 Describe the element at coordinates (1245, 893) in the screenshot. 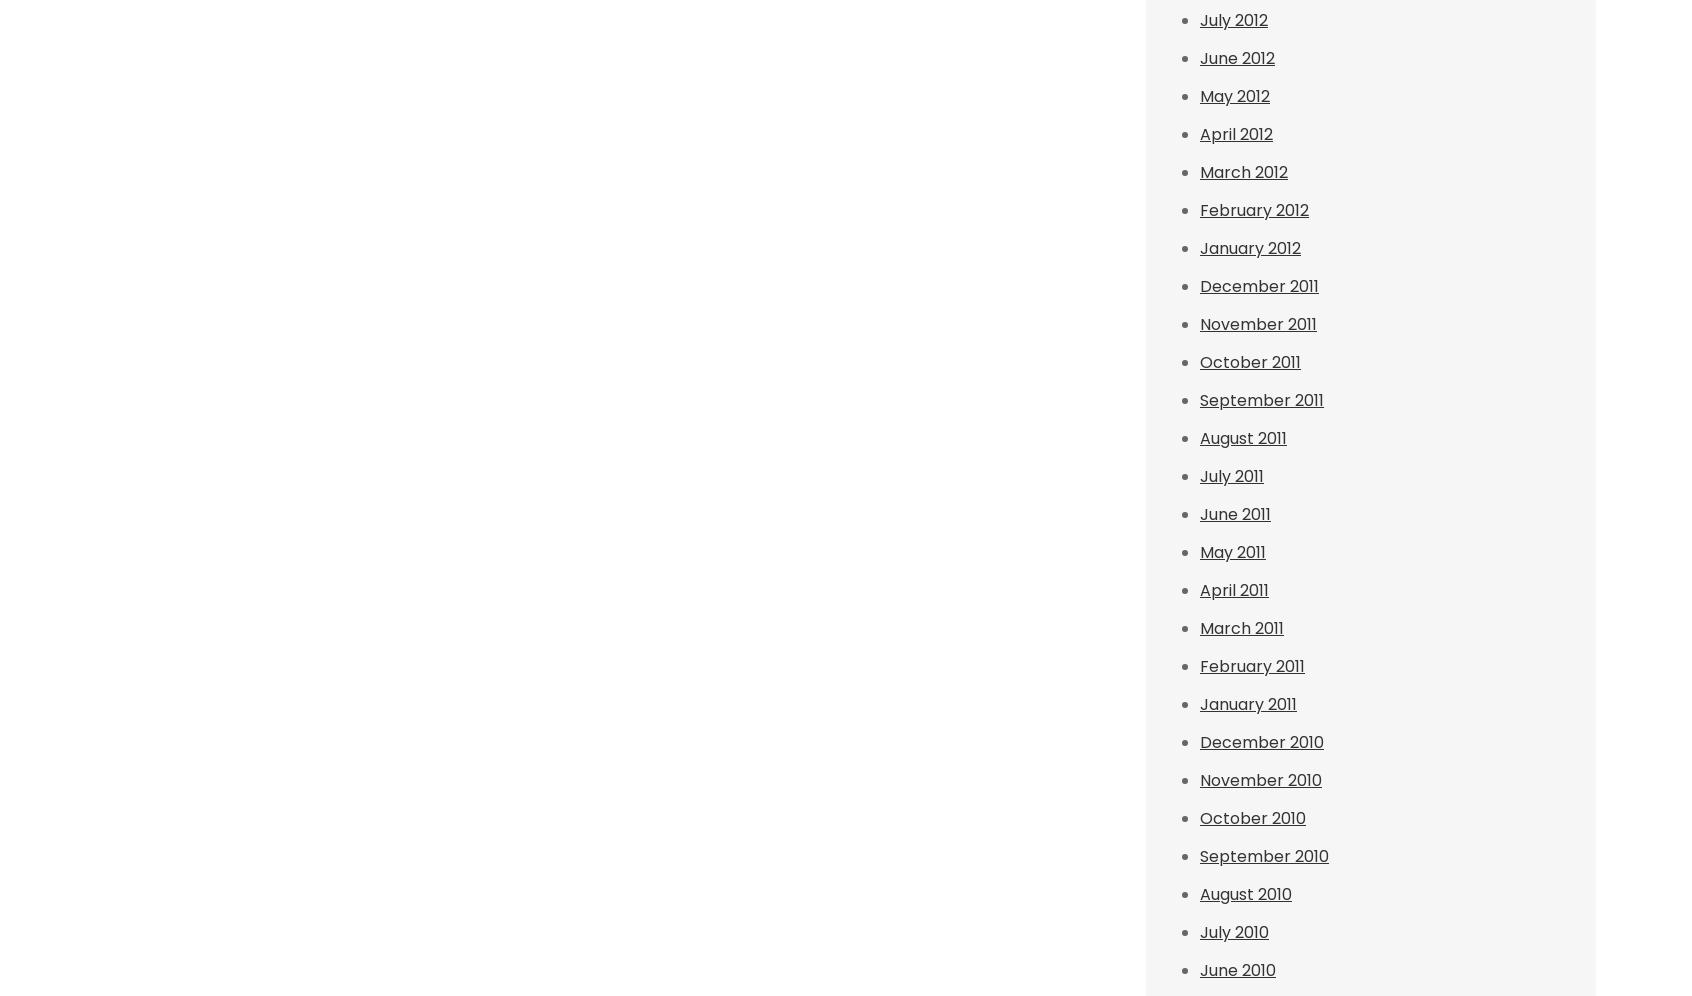

I see `'August 2010'` at that location.